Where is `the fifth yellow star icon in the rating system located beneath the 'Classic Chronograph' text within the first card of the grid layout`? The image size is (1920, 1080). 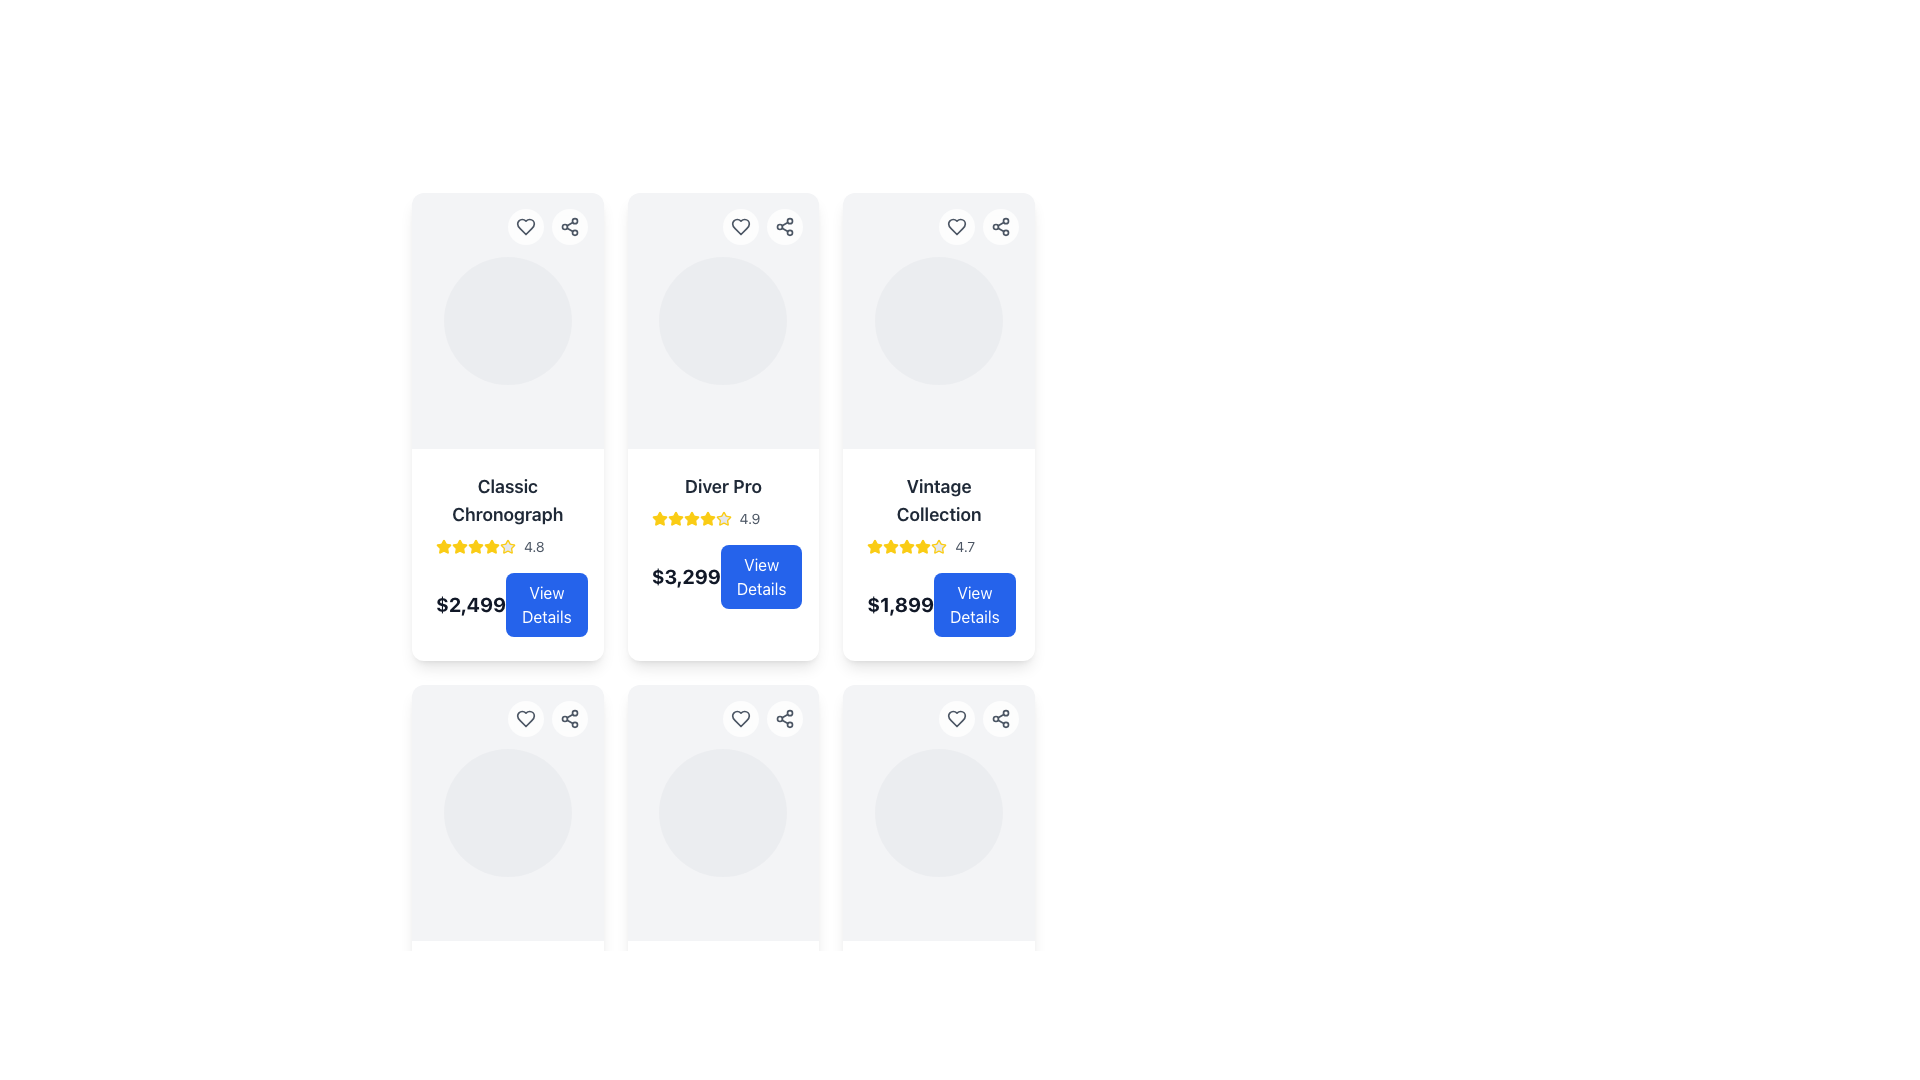 the fifth yellow star icon in the rating system located beneath the 'Classic Chronograph' text within the first card of the grid layout is located at coordinates (474, 547).